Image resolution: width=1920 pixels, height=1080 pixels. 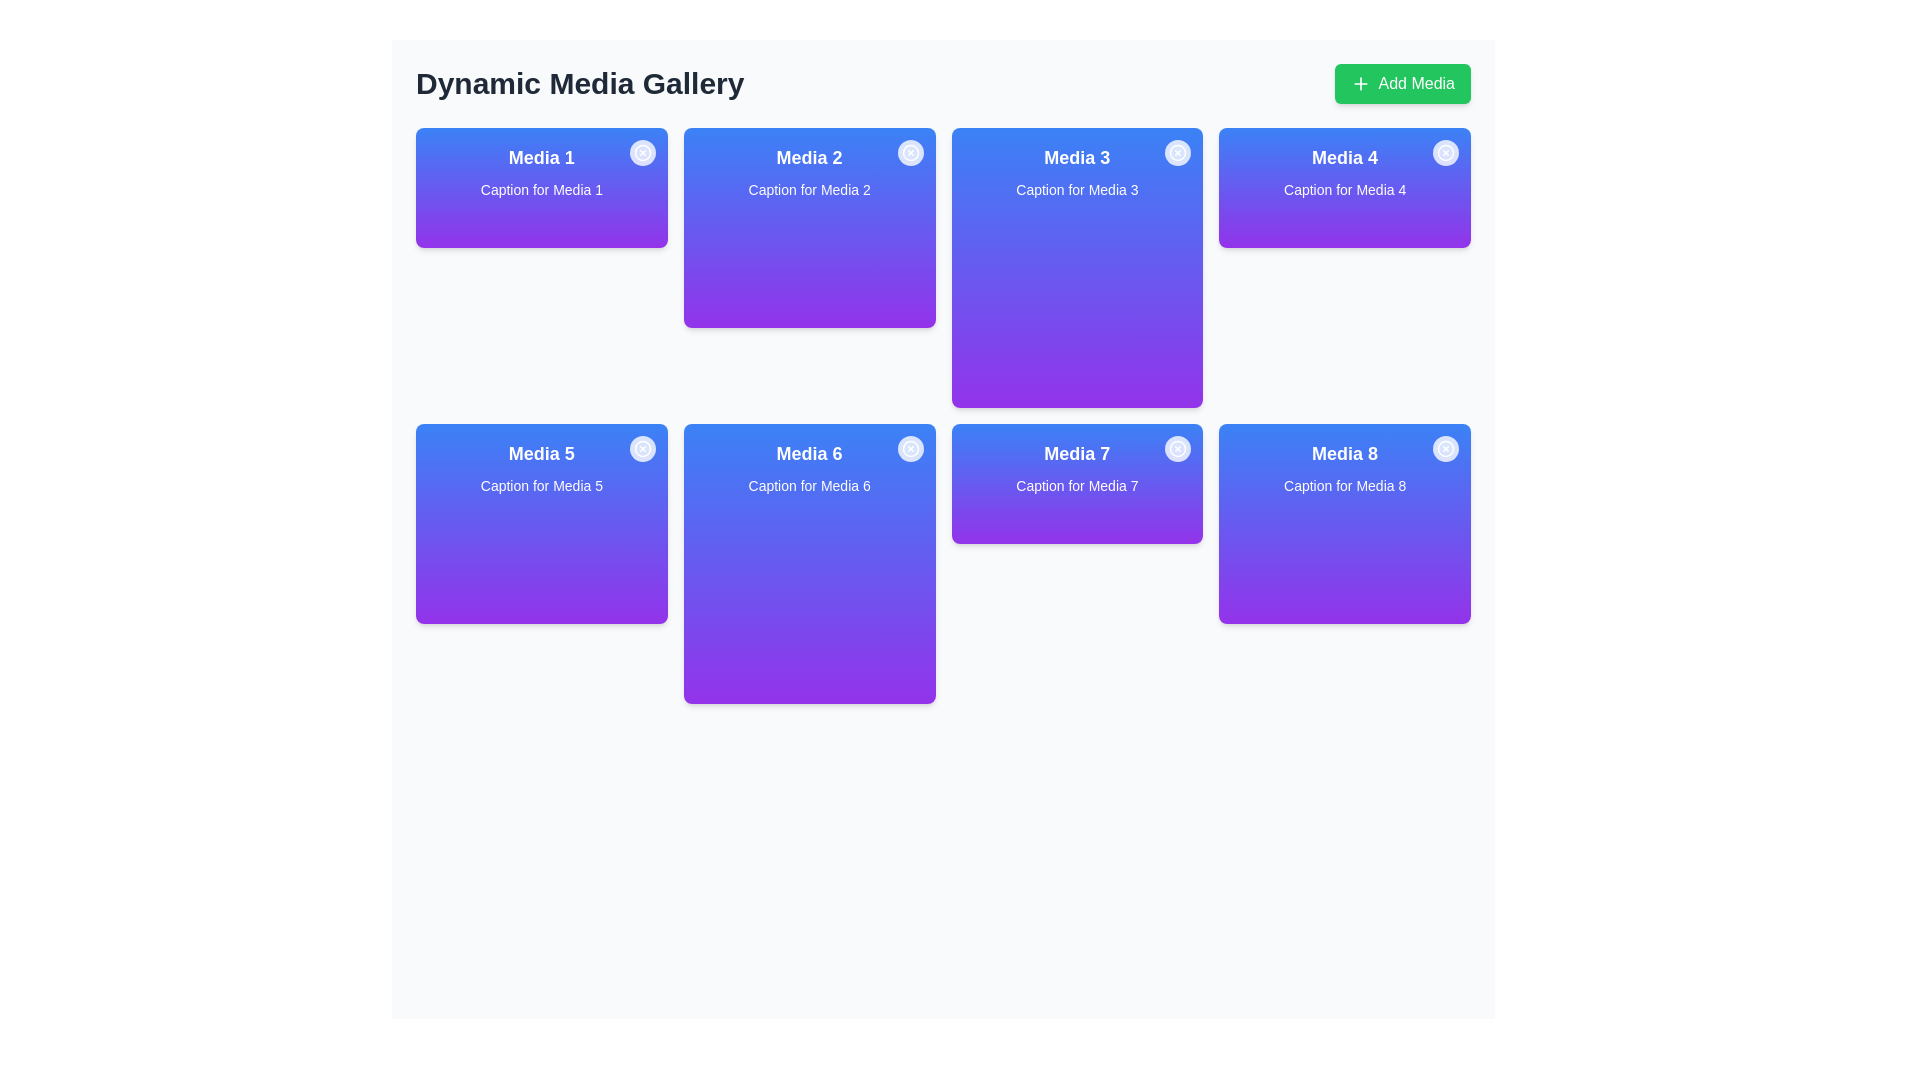 What do you see at coordinates (809, 157) in the screenshot?
I see `the bolded text label 'Media 2' which is centrally aligned at the top of a gradient card transitioning from blue to purple` at bounding box center [809, 157].